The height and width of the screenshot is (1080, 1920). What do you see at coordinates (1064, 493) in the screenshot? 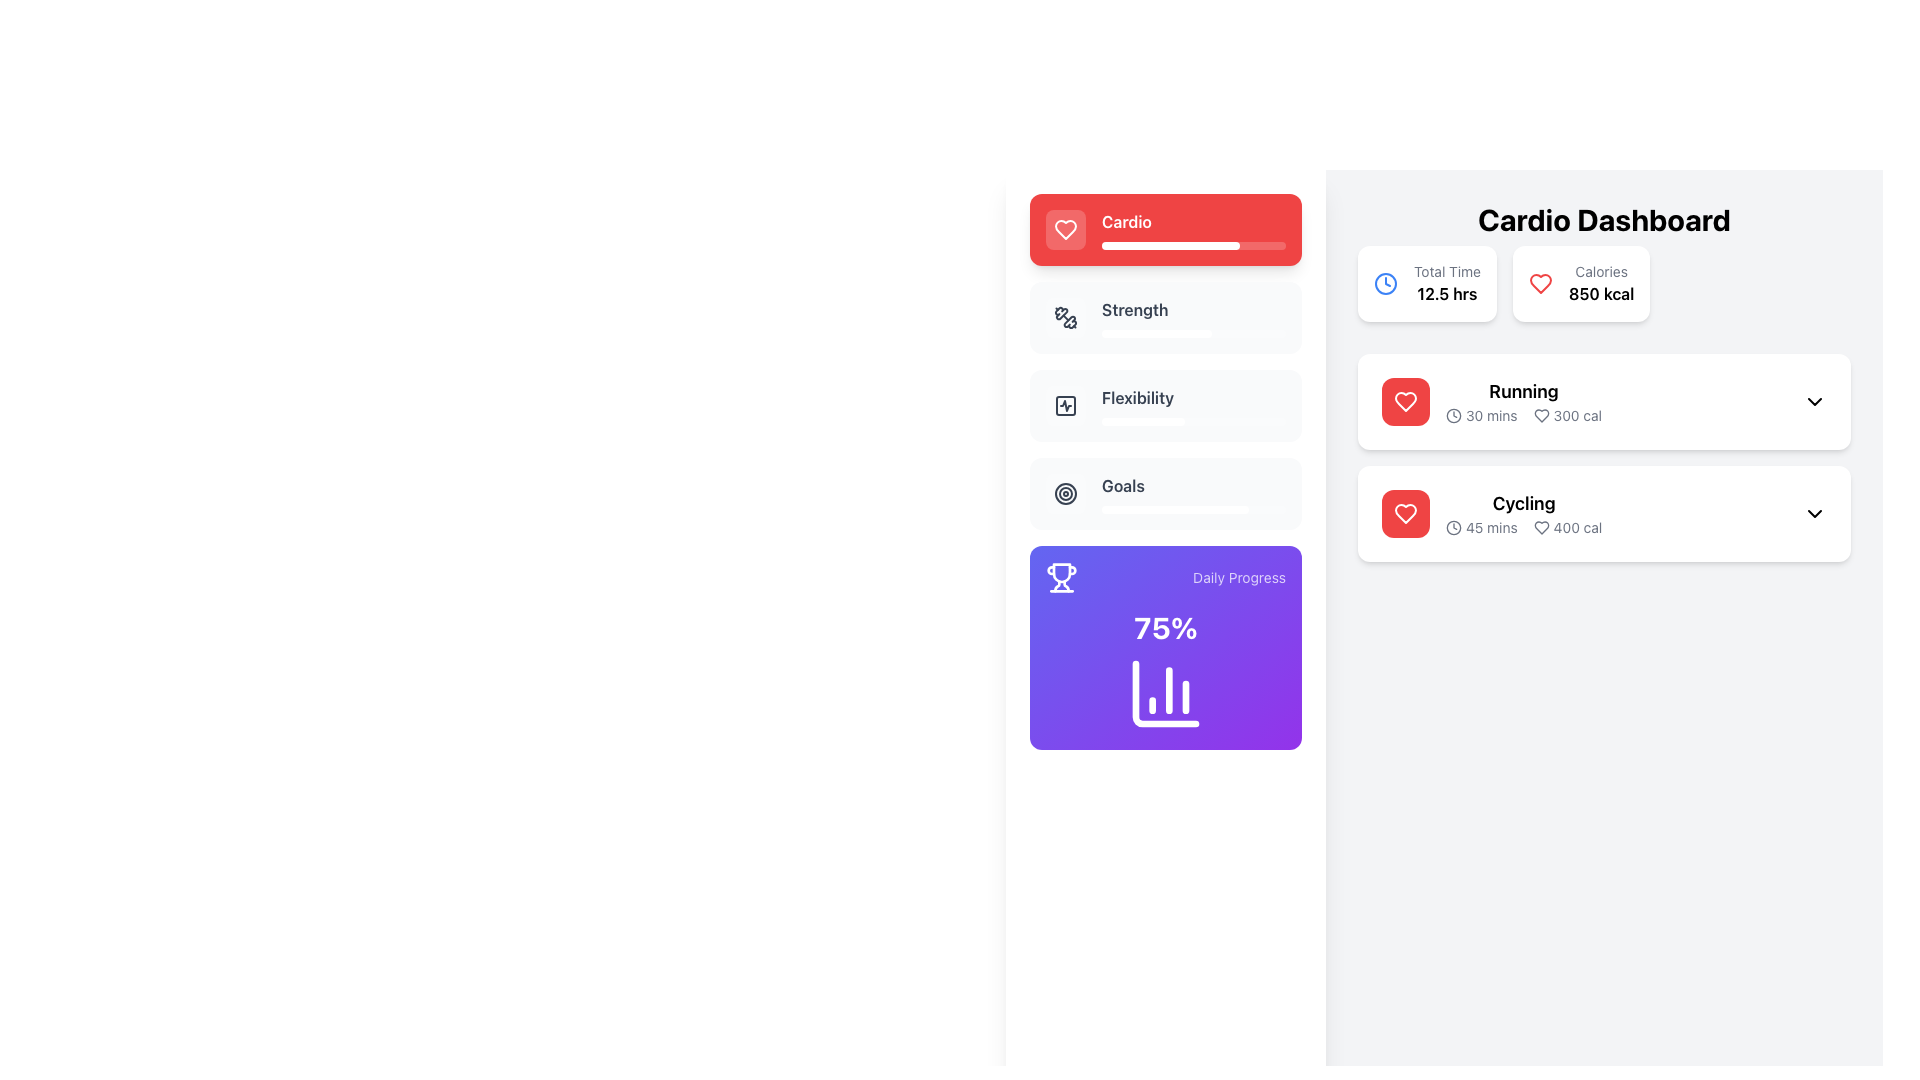
I see `the decorative icon related to goals or targets located in the left sidebar, positioned below the 'Goals' text and above the 'Daily Progress' card` at bounding box center [1064, 493].